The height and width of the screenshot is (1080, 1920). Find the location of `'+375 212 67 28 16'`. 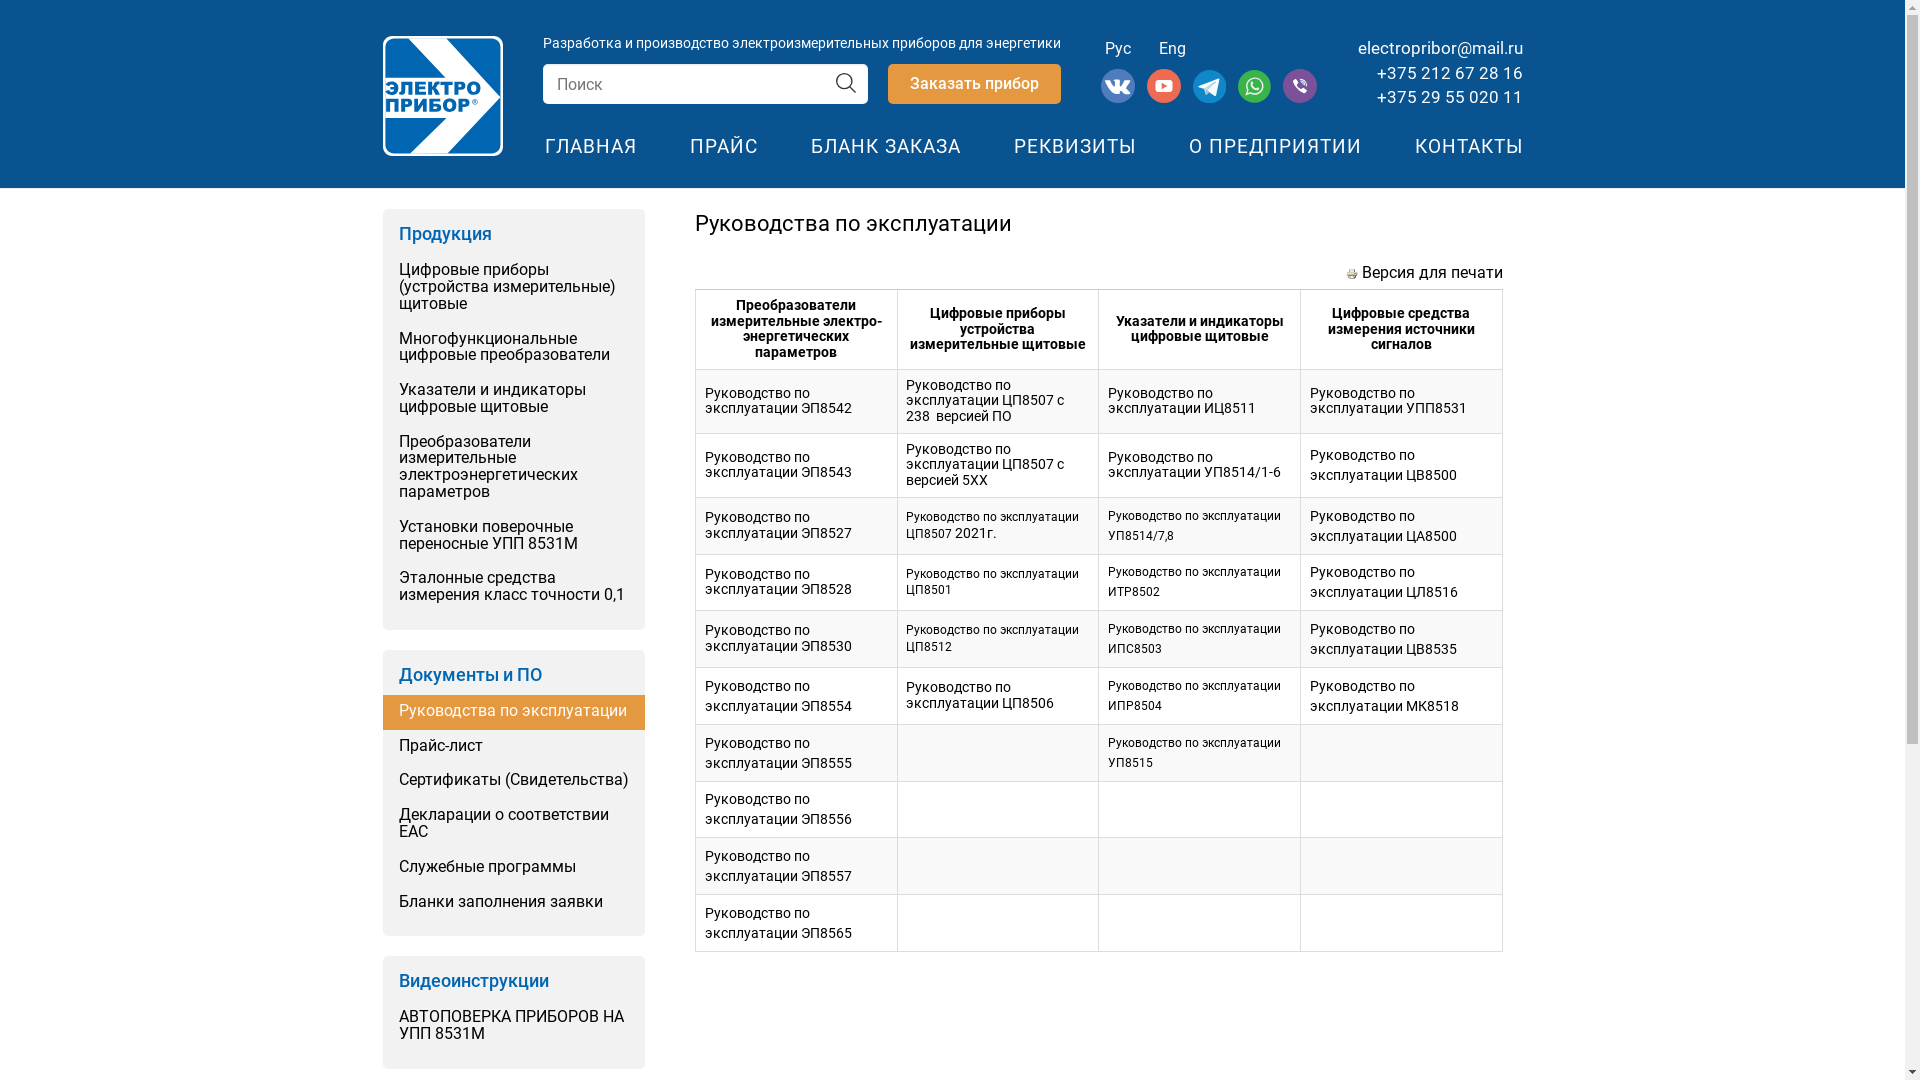

'+375 212 67 28 16' is located at coordinates (1449, 72).